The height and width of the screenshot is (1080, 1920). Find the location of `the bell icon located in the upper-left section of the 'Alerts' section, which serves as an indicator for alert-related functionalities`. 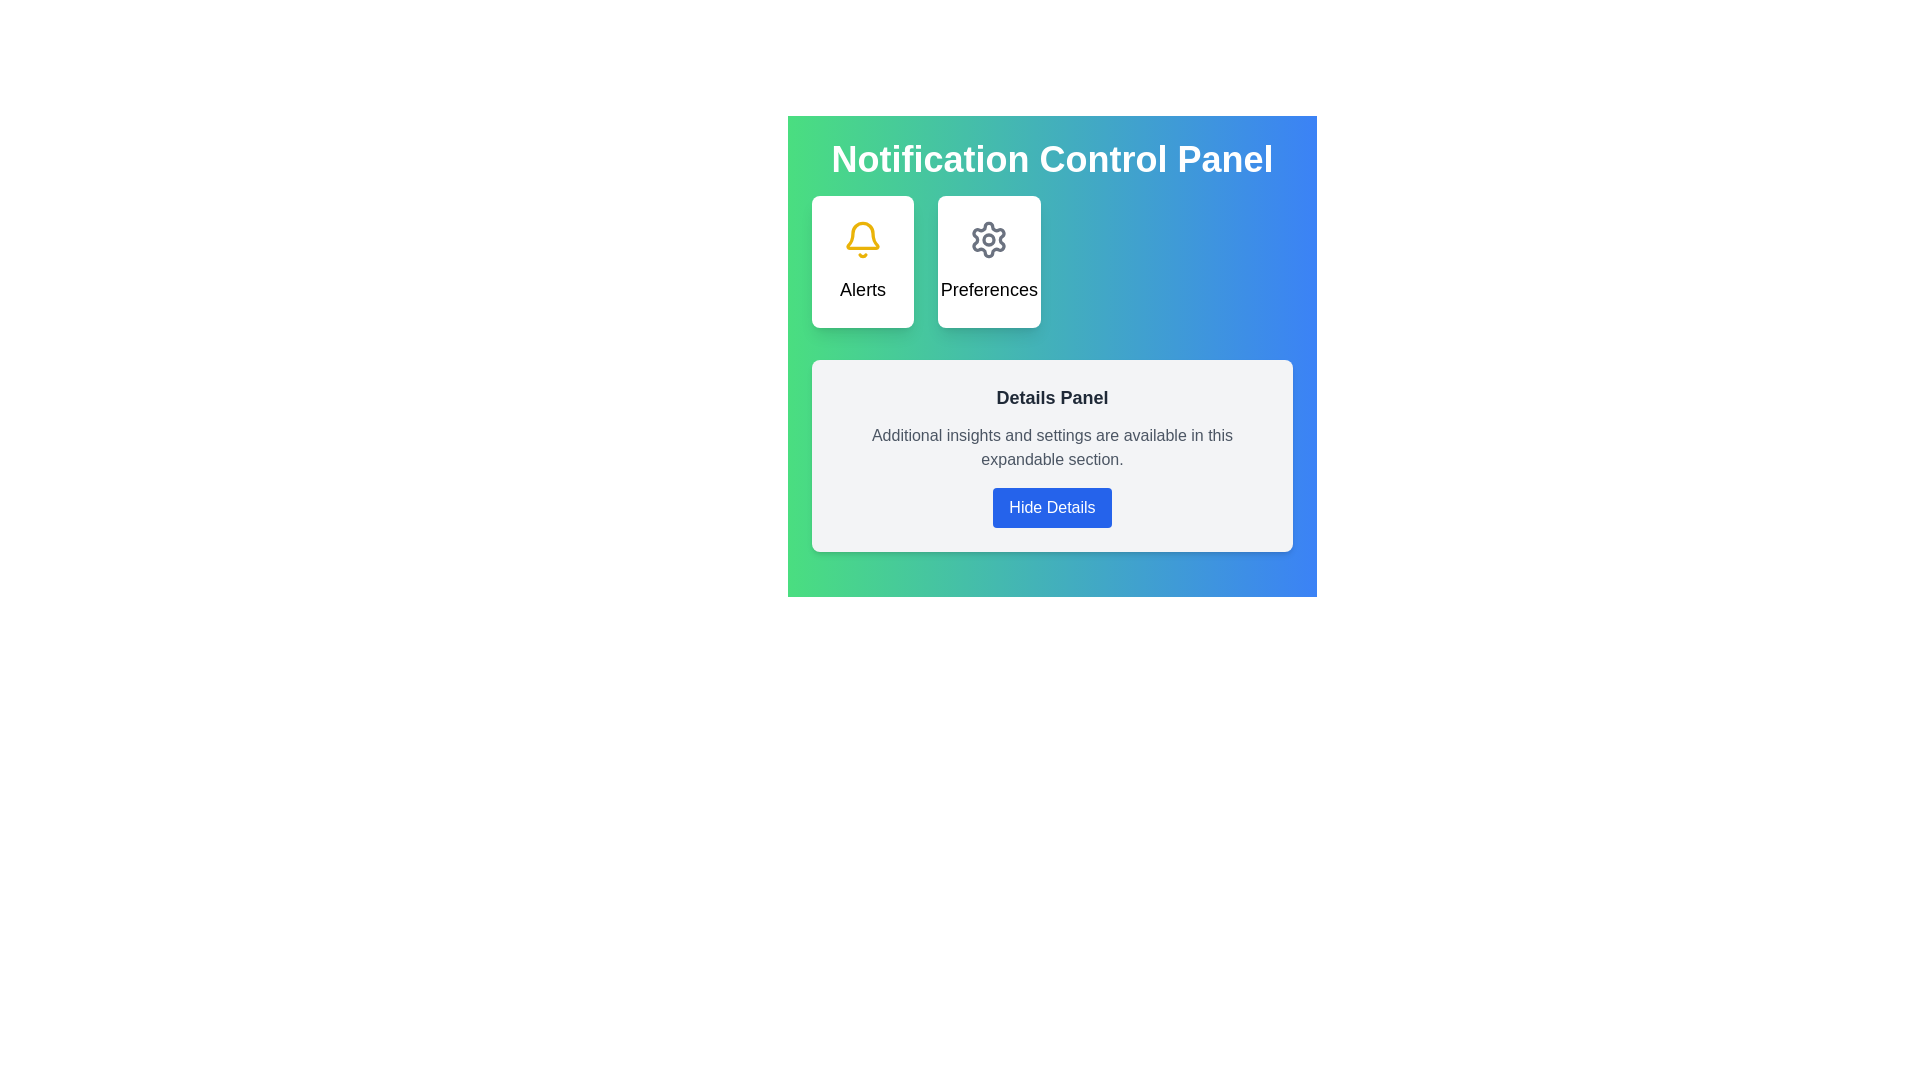

the bell icon located in the upper-left section of the 'Alerts' section, which serves as an indicator for alert-related functionalities is located at coordinates (863, 238).